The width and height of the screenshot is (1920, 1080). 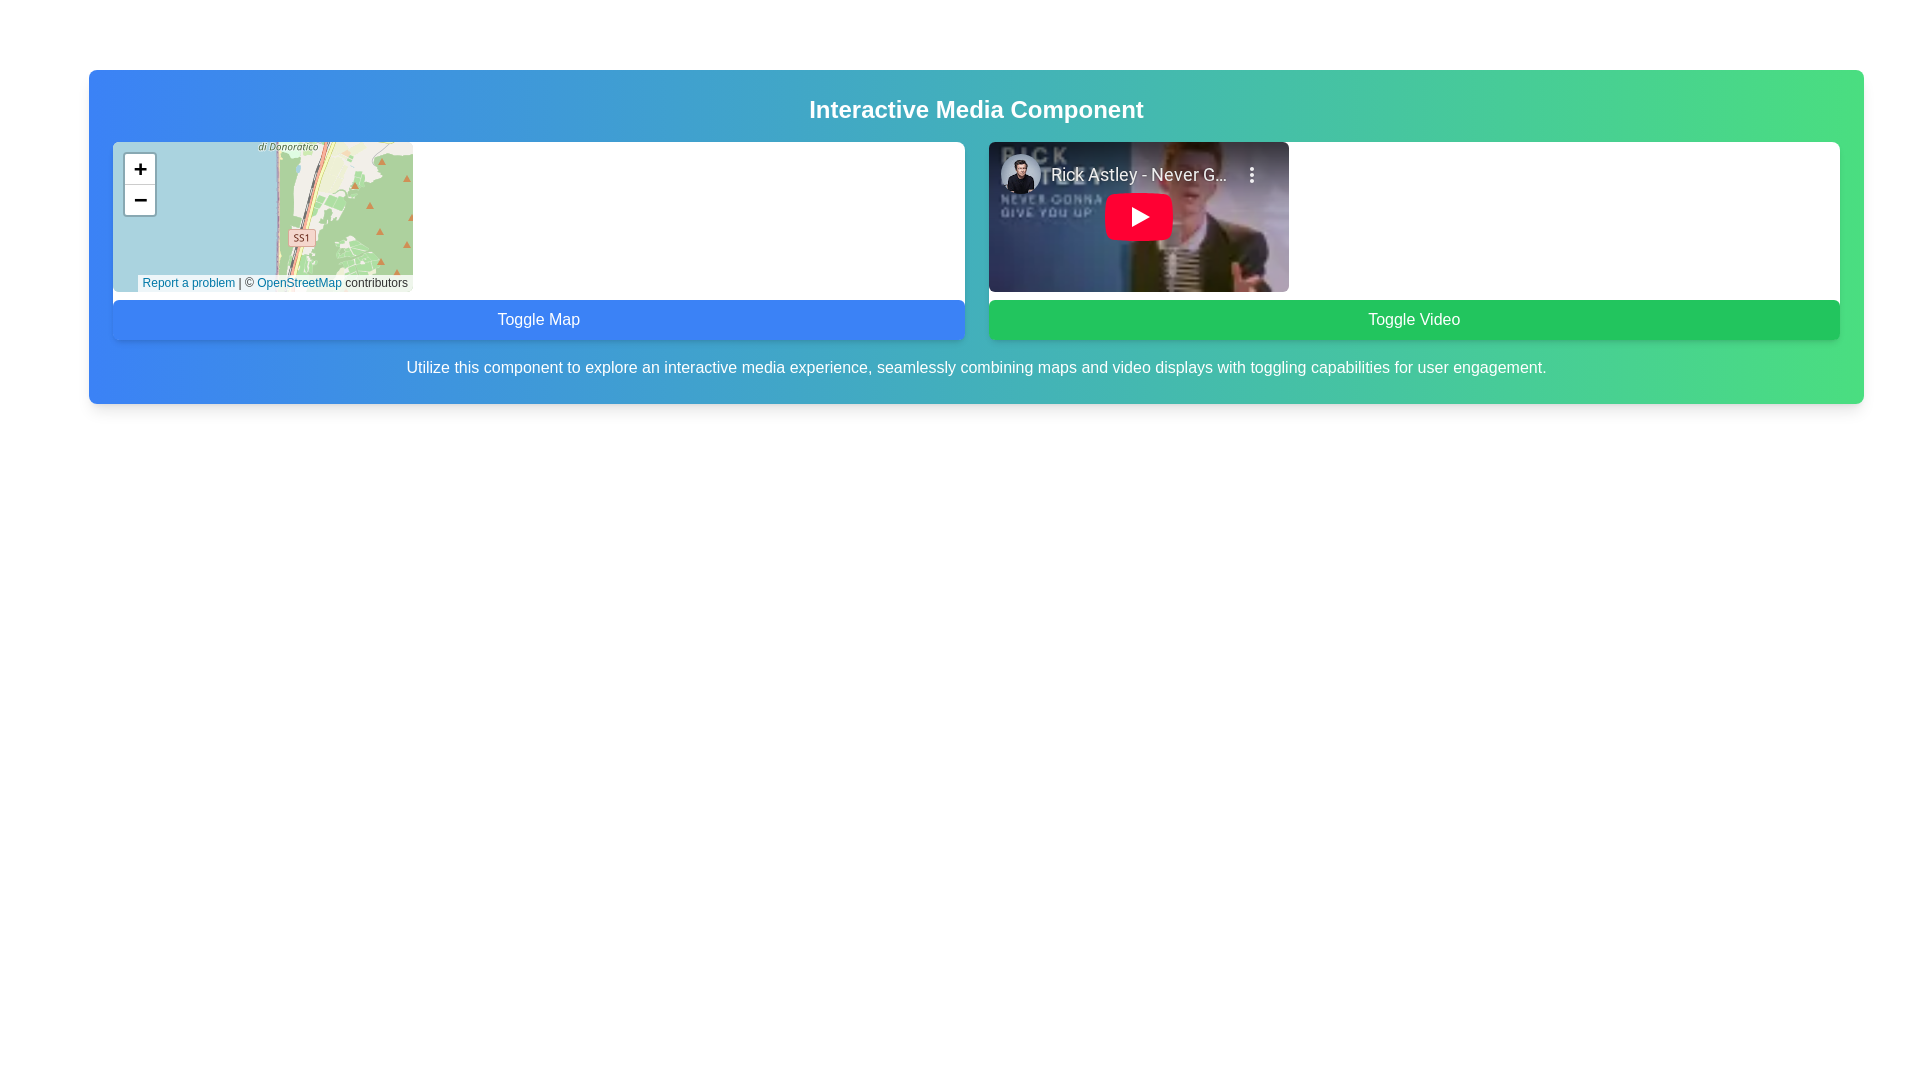 What do you see at coordinates (538, 319) in the screenshot?
I see `the blue rectangular button labeled 'Toggle Map'` at bounding box center [538, 319].